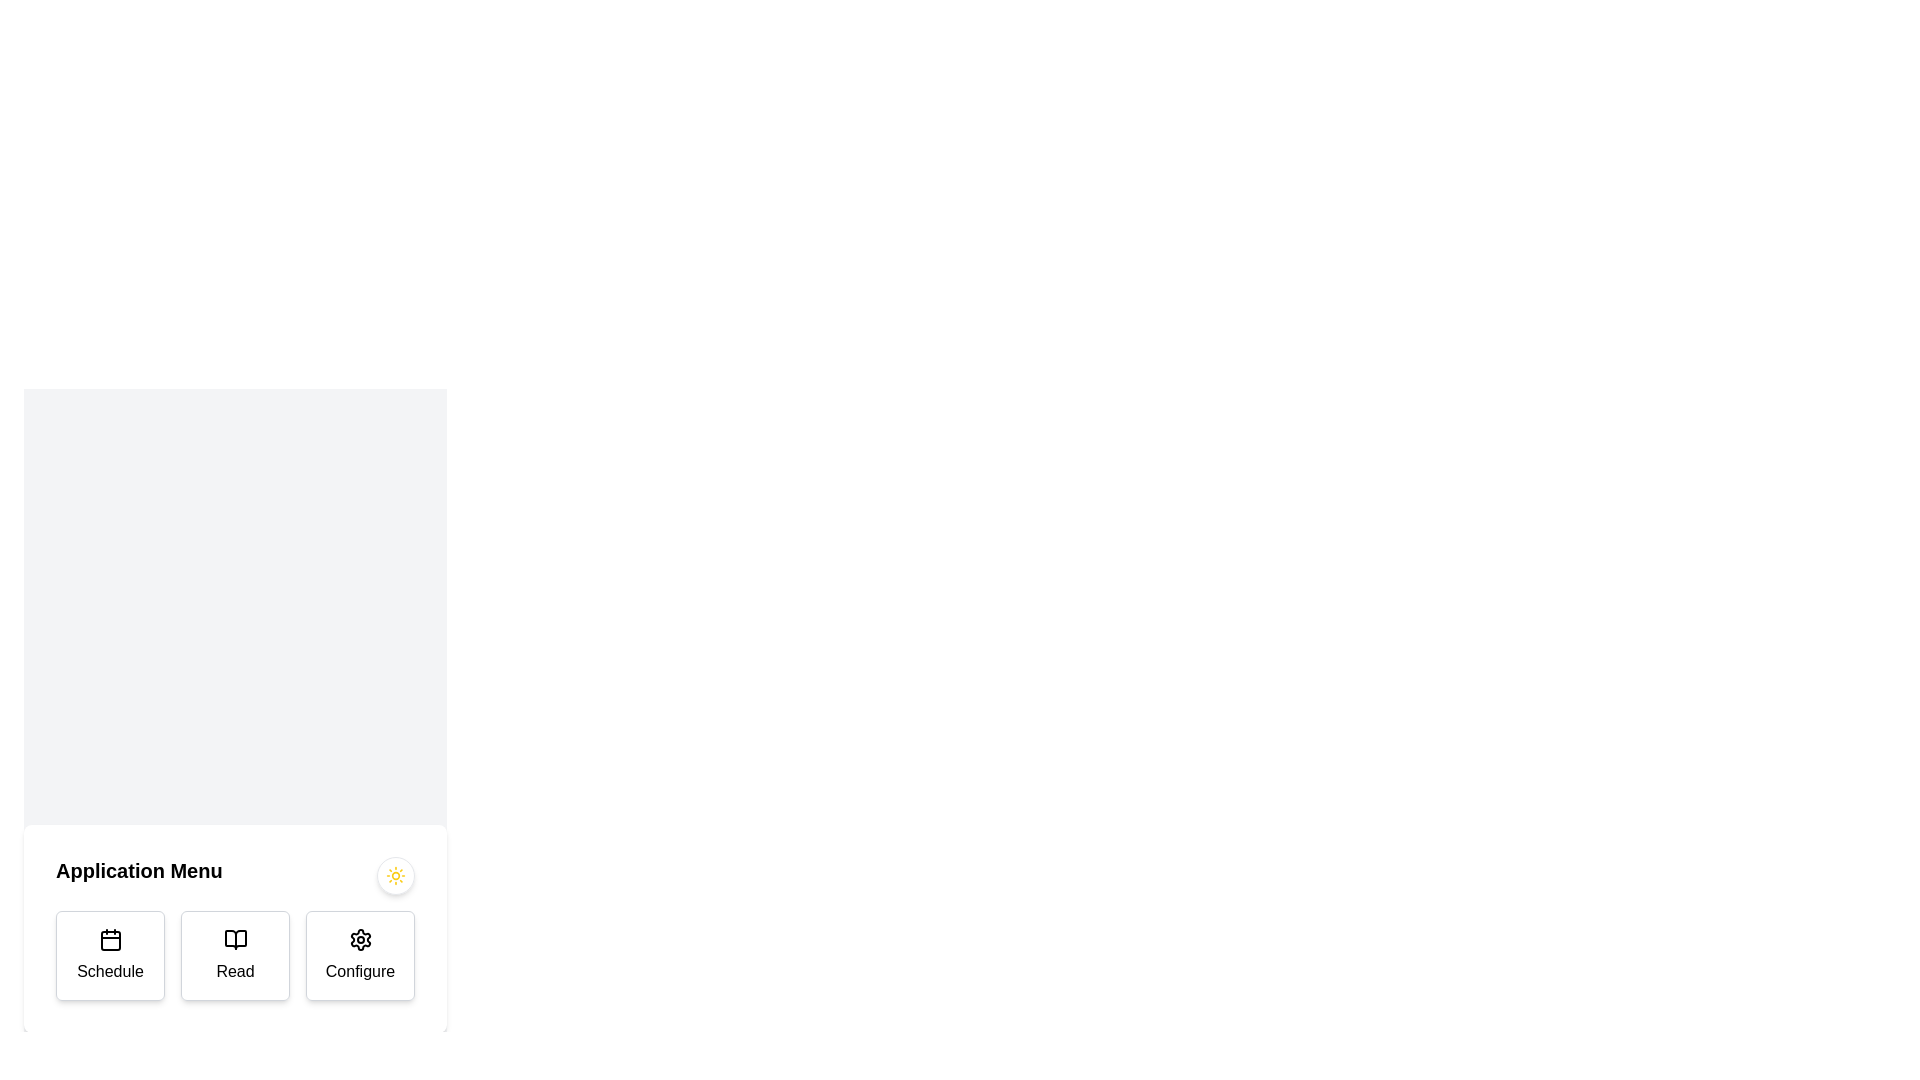 The image size is (1920, 1080). I want to click on the 'Read' button located in the middle of a three-tile layout at the bottom of the interface, so click(235, 955).